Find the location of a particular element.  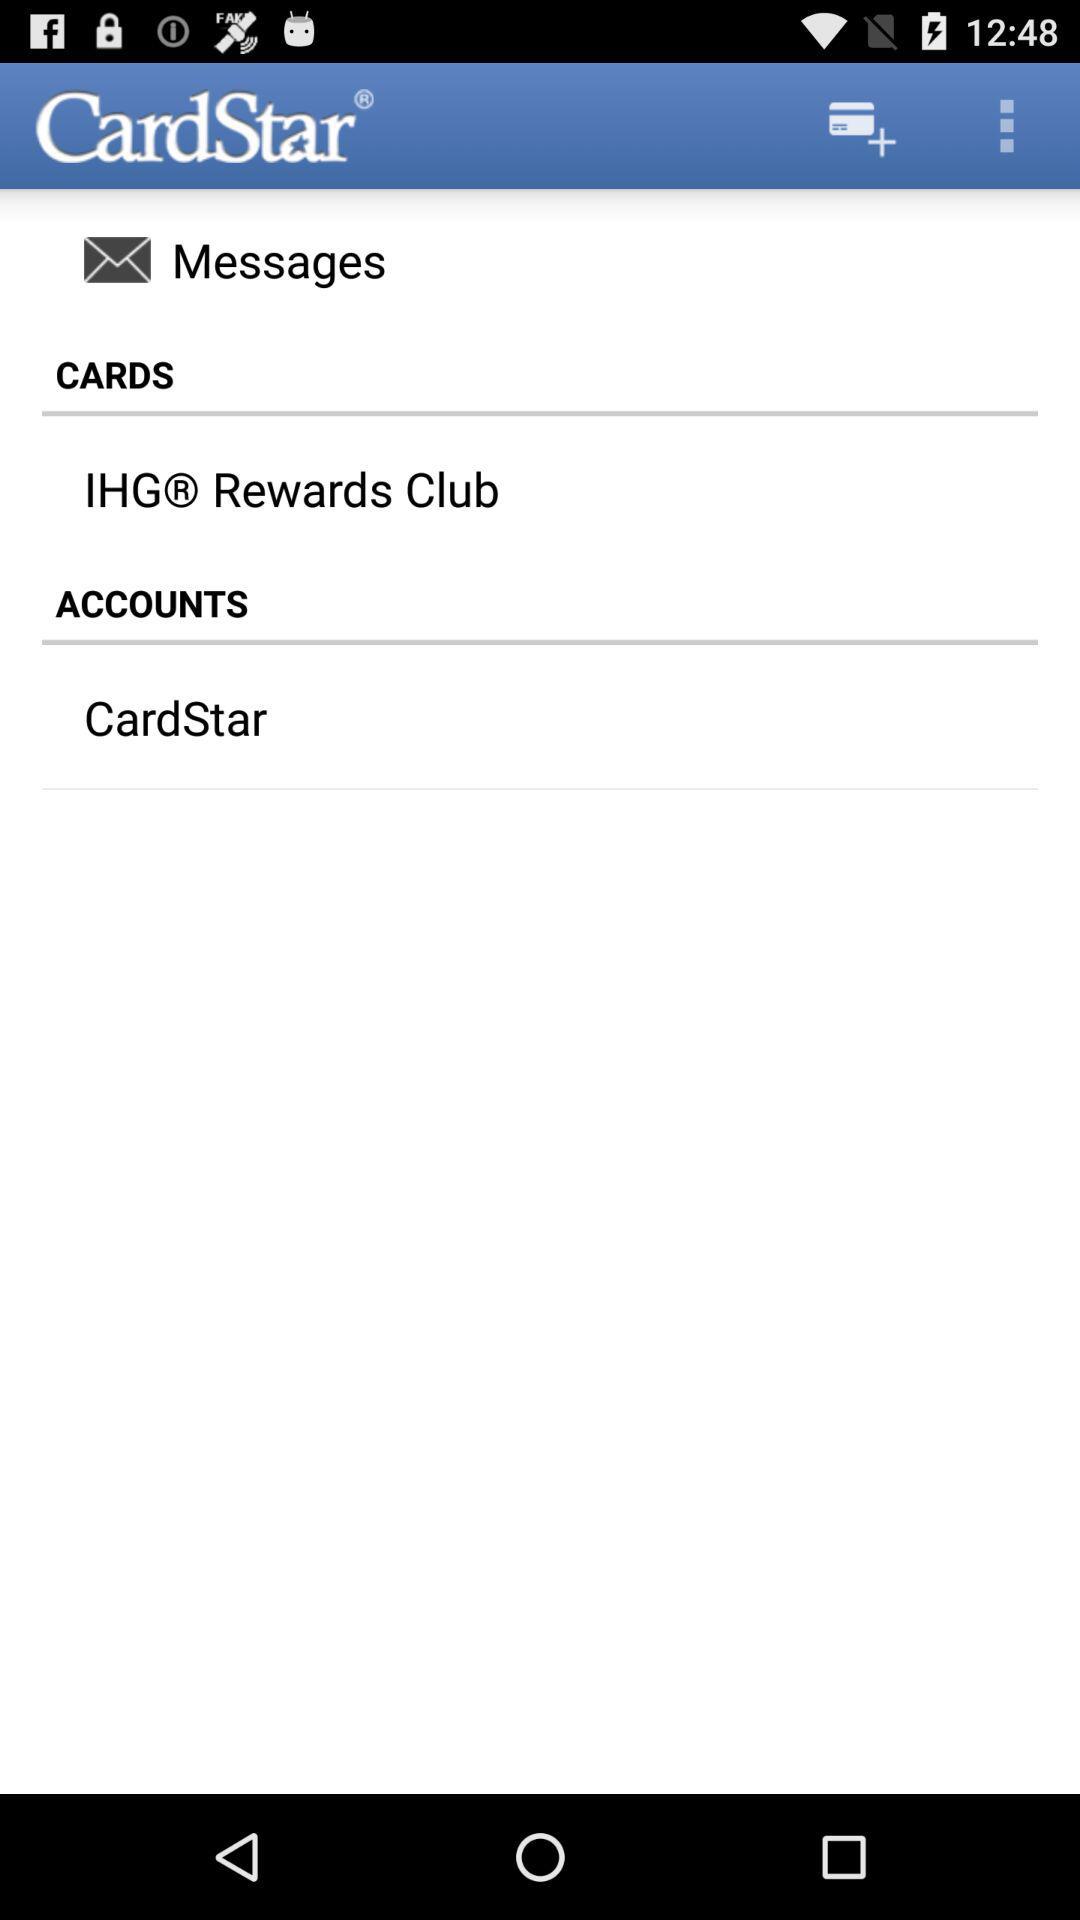

the accounts app is located at coordinates (540, 602).